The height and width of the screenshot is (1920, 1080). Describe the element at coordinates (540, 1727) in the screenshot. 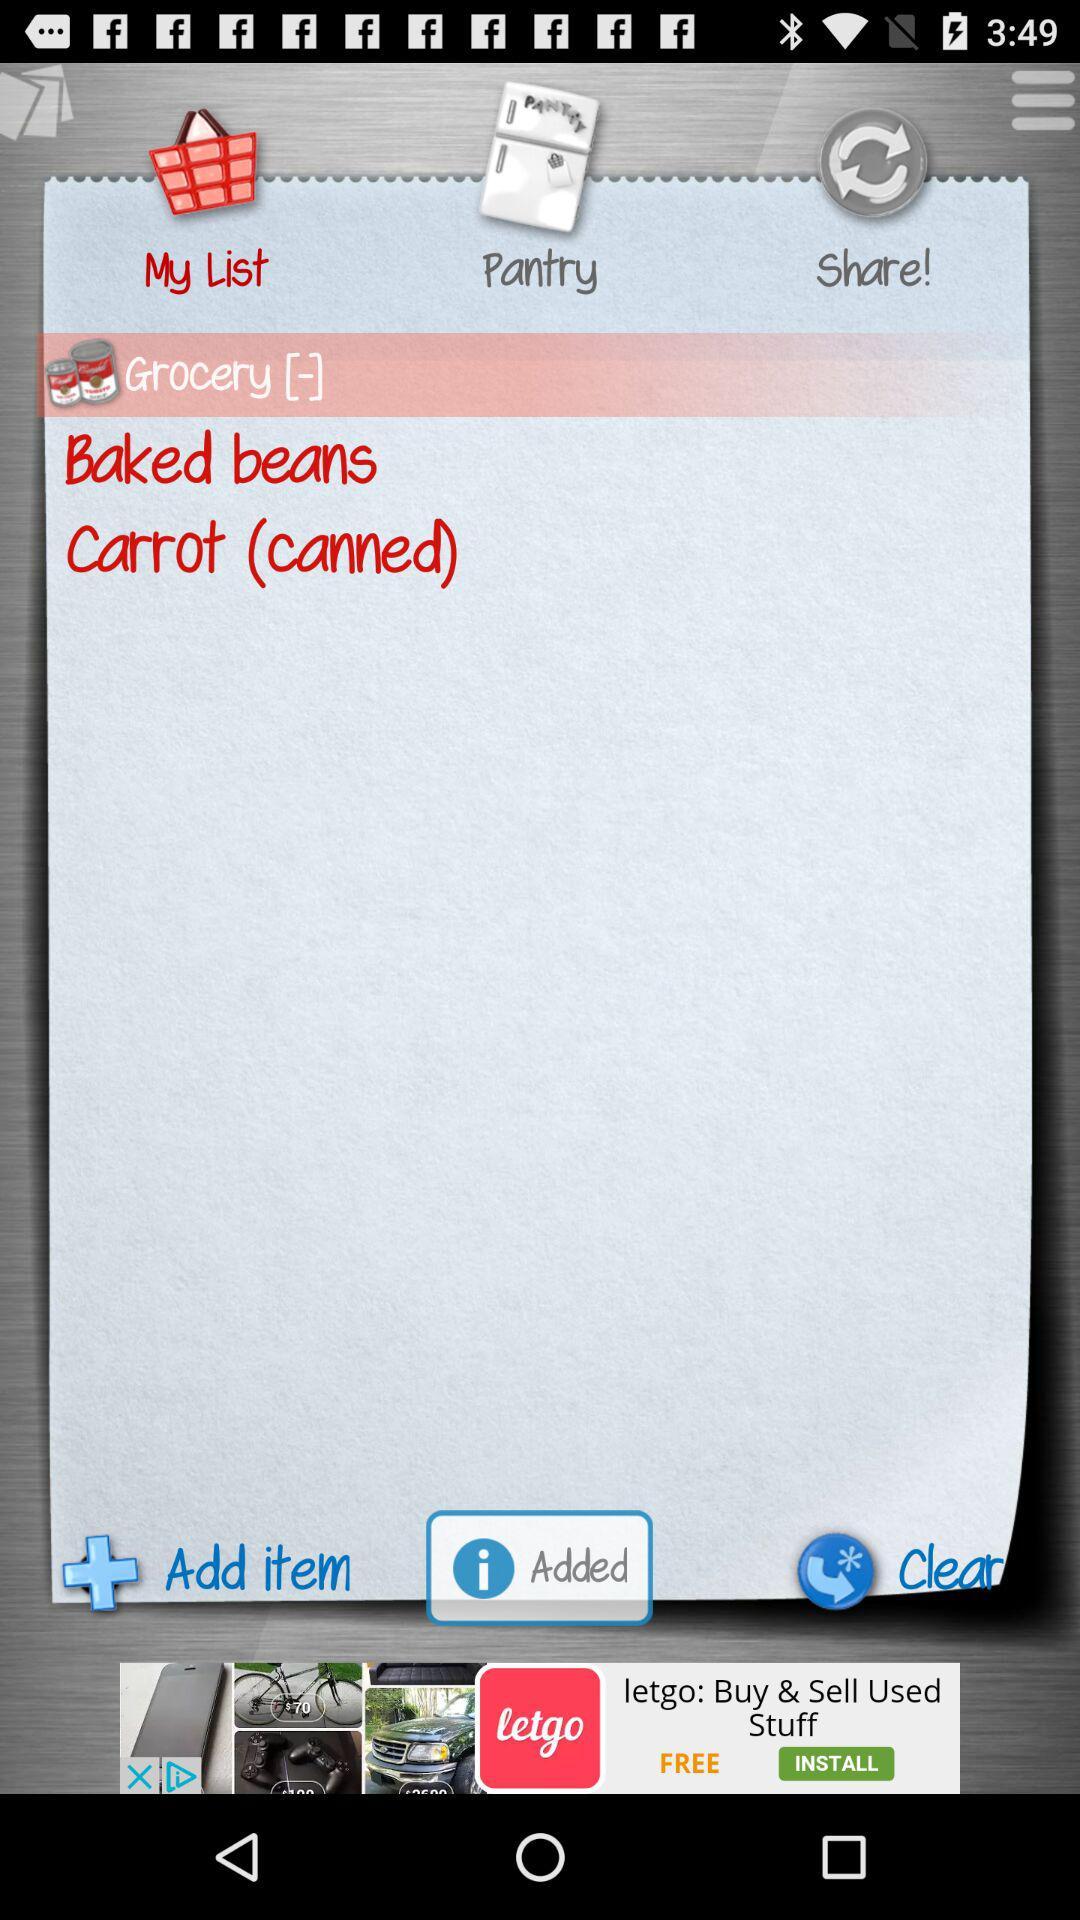

I see `shopping list liston free` at that location.